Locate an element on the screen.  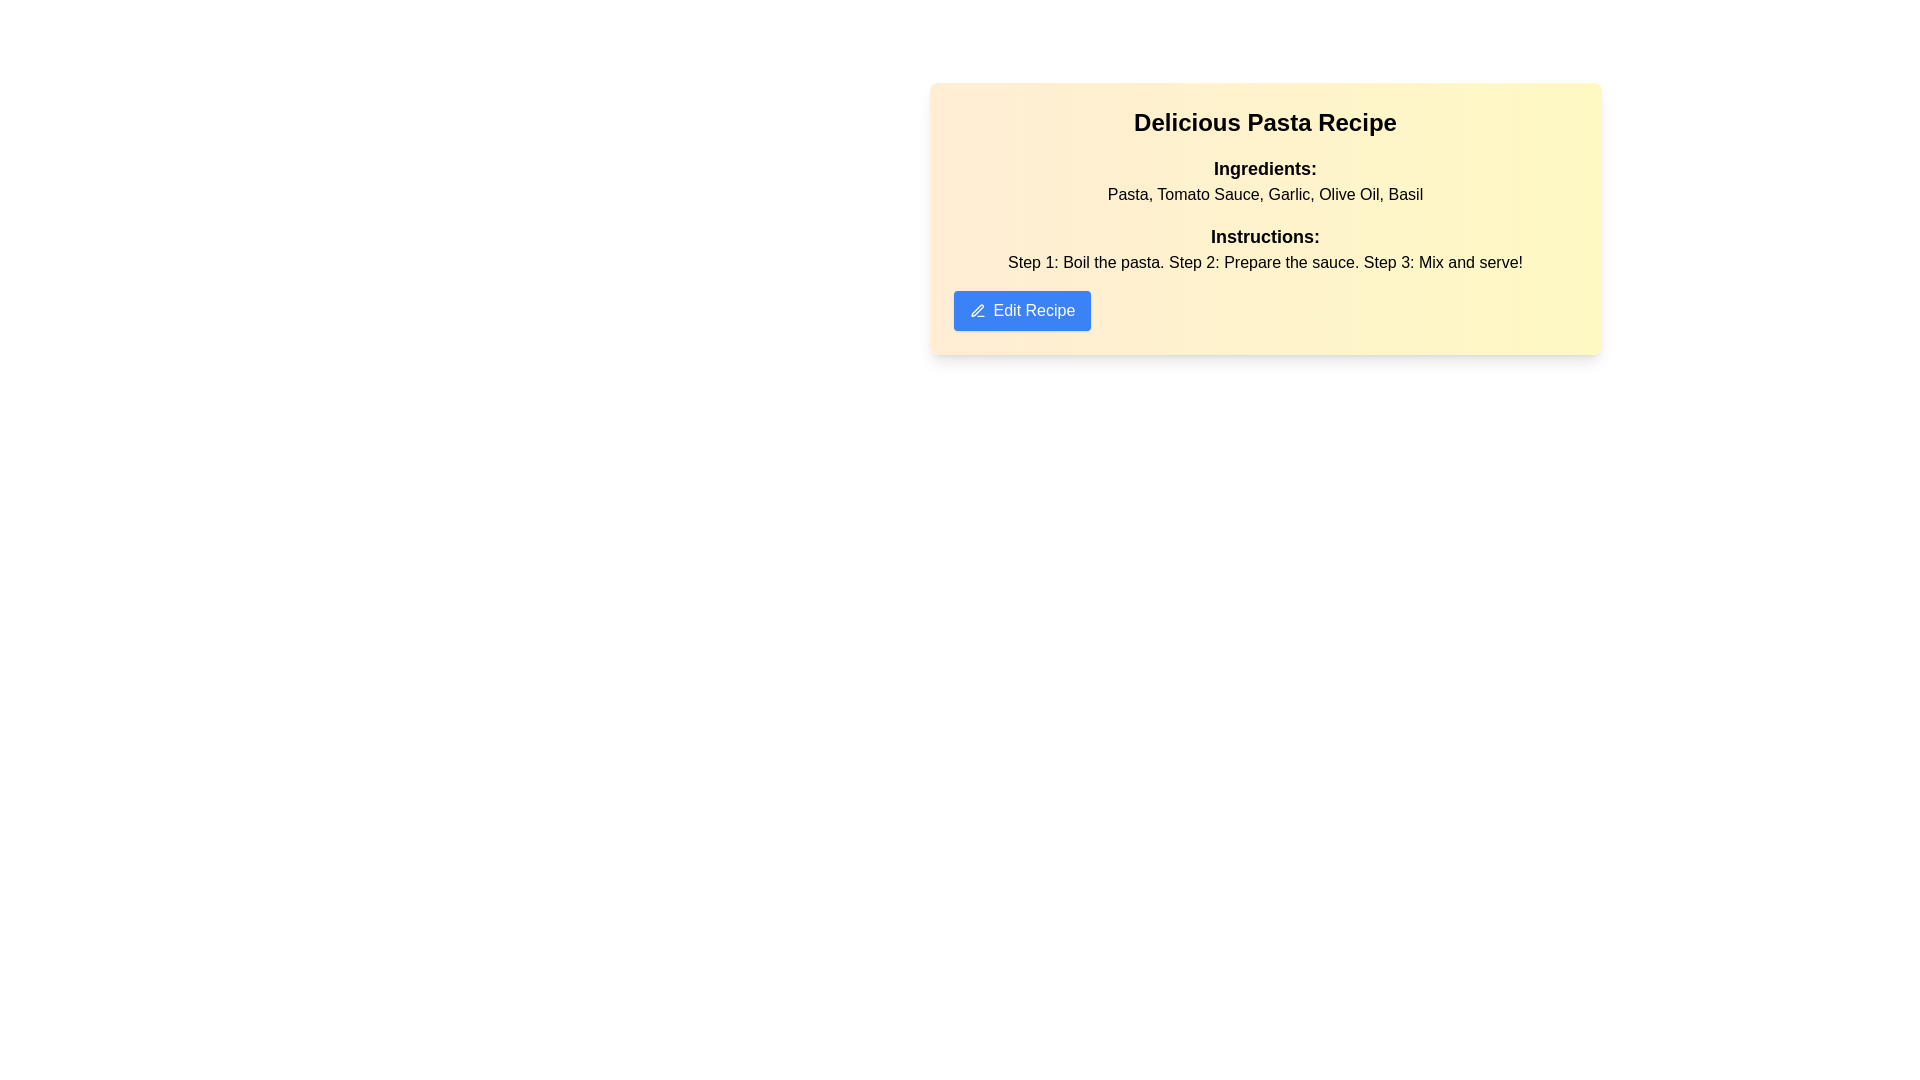
the header text element that indicates the name of the recipe, located at the top of its section is located at coordinates (1264, 123).